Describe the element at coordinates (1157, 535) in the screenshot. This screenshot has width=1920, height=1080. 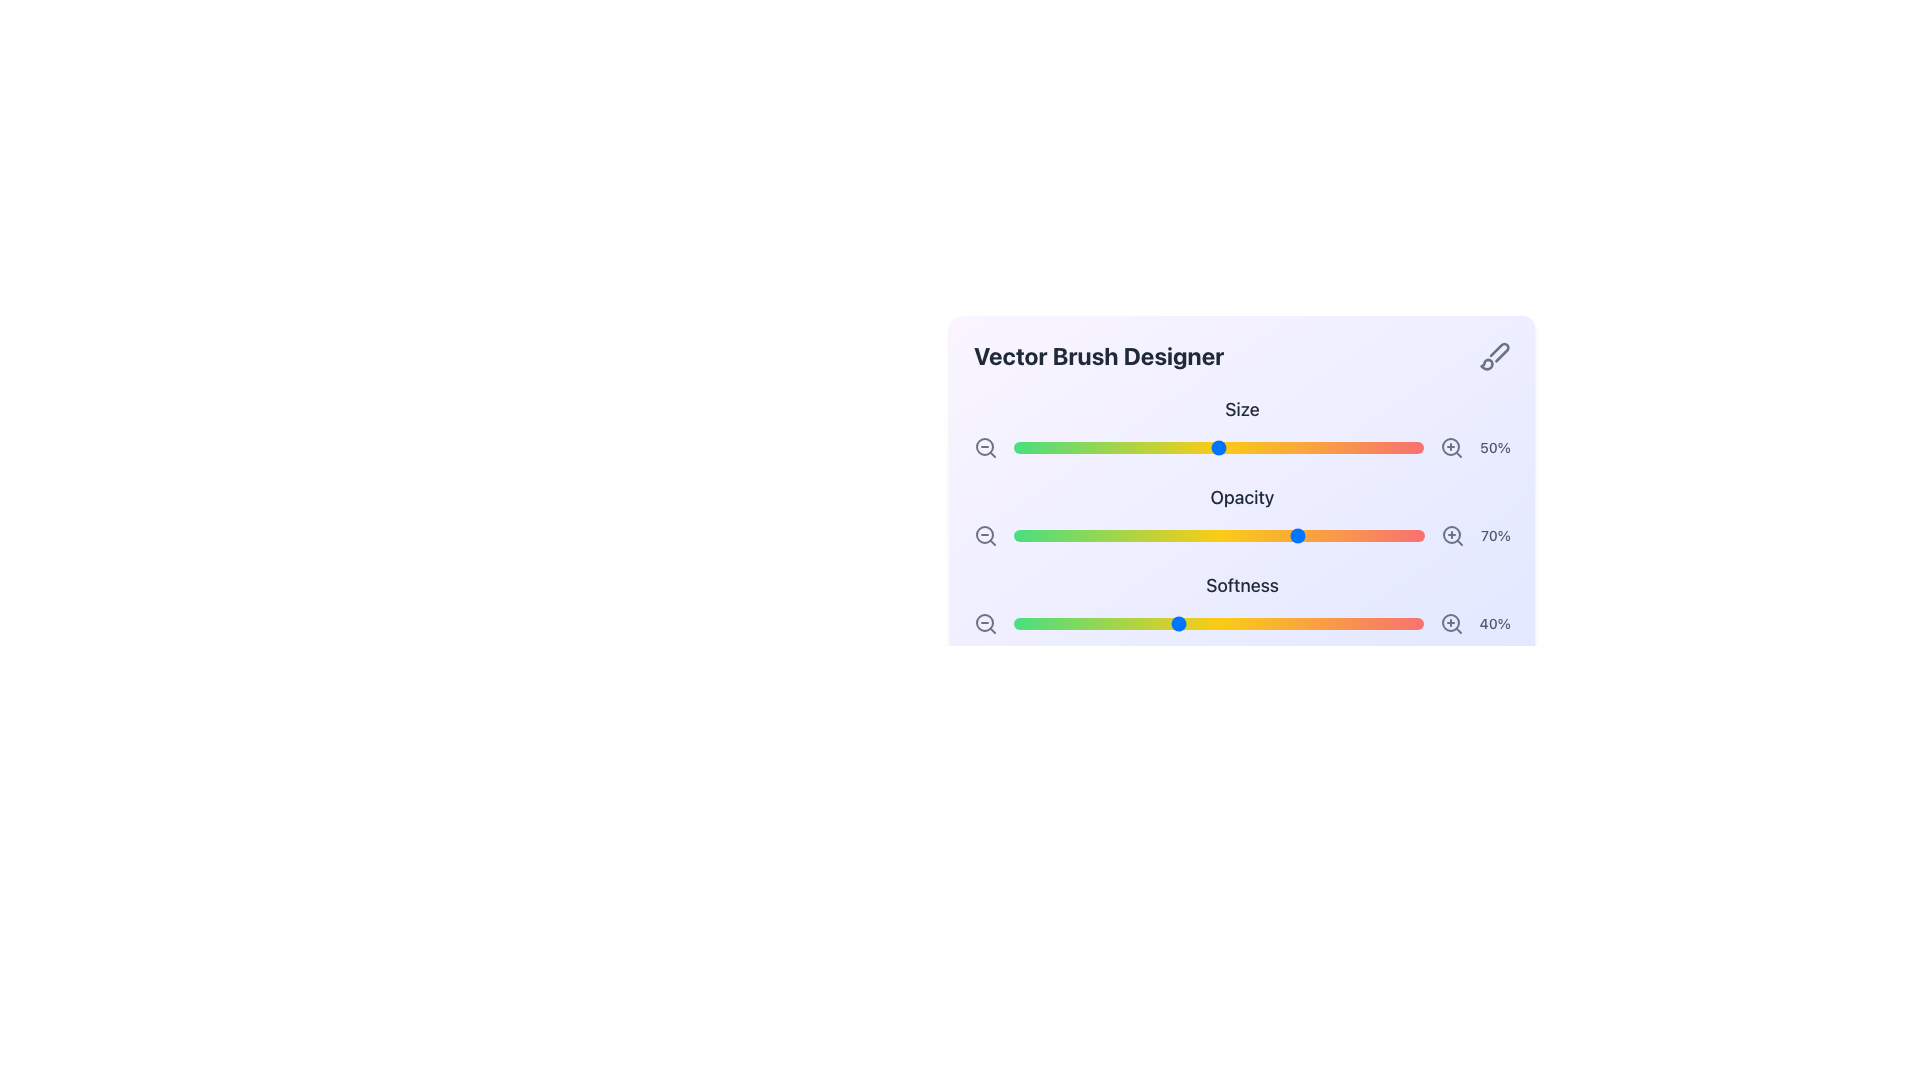
I see `opacity` at that location.